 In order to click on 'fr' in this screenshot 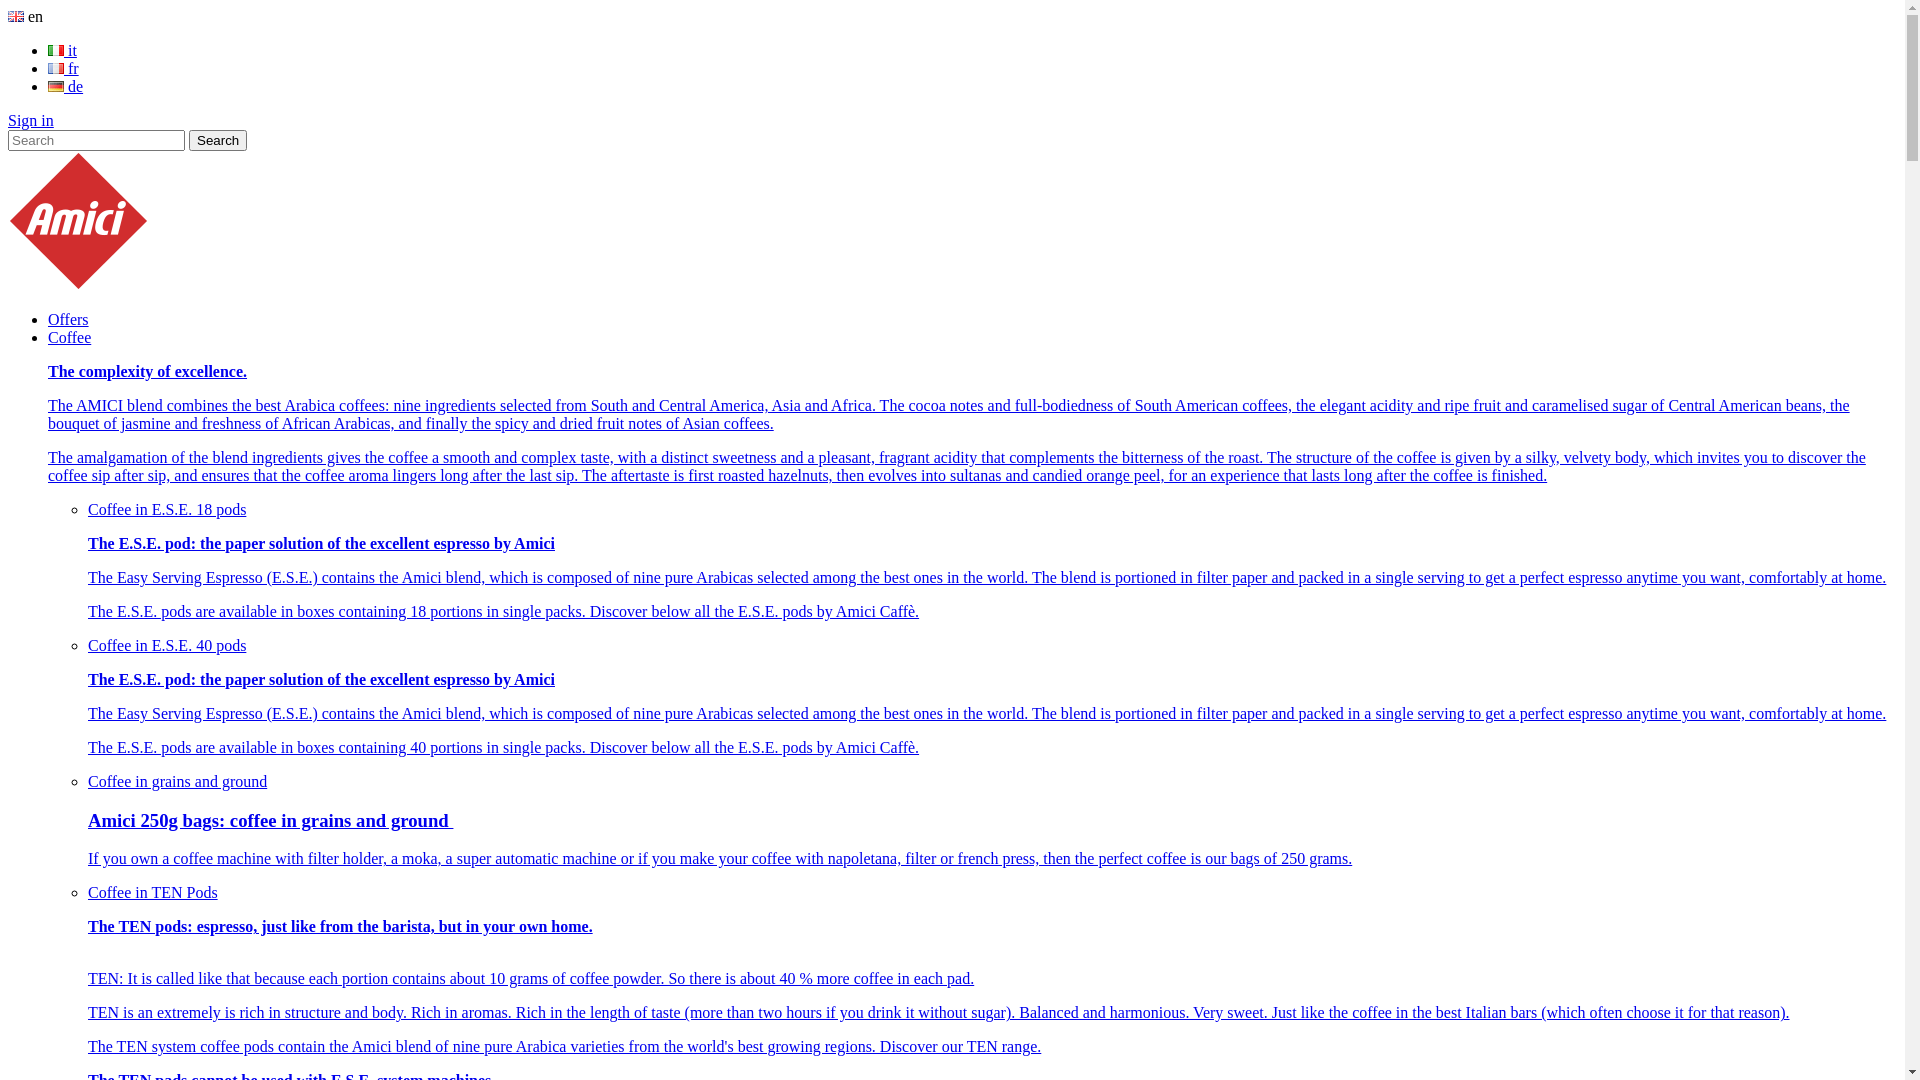, I will do `click(63, 67)`.